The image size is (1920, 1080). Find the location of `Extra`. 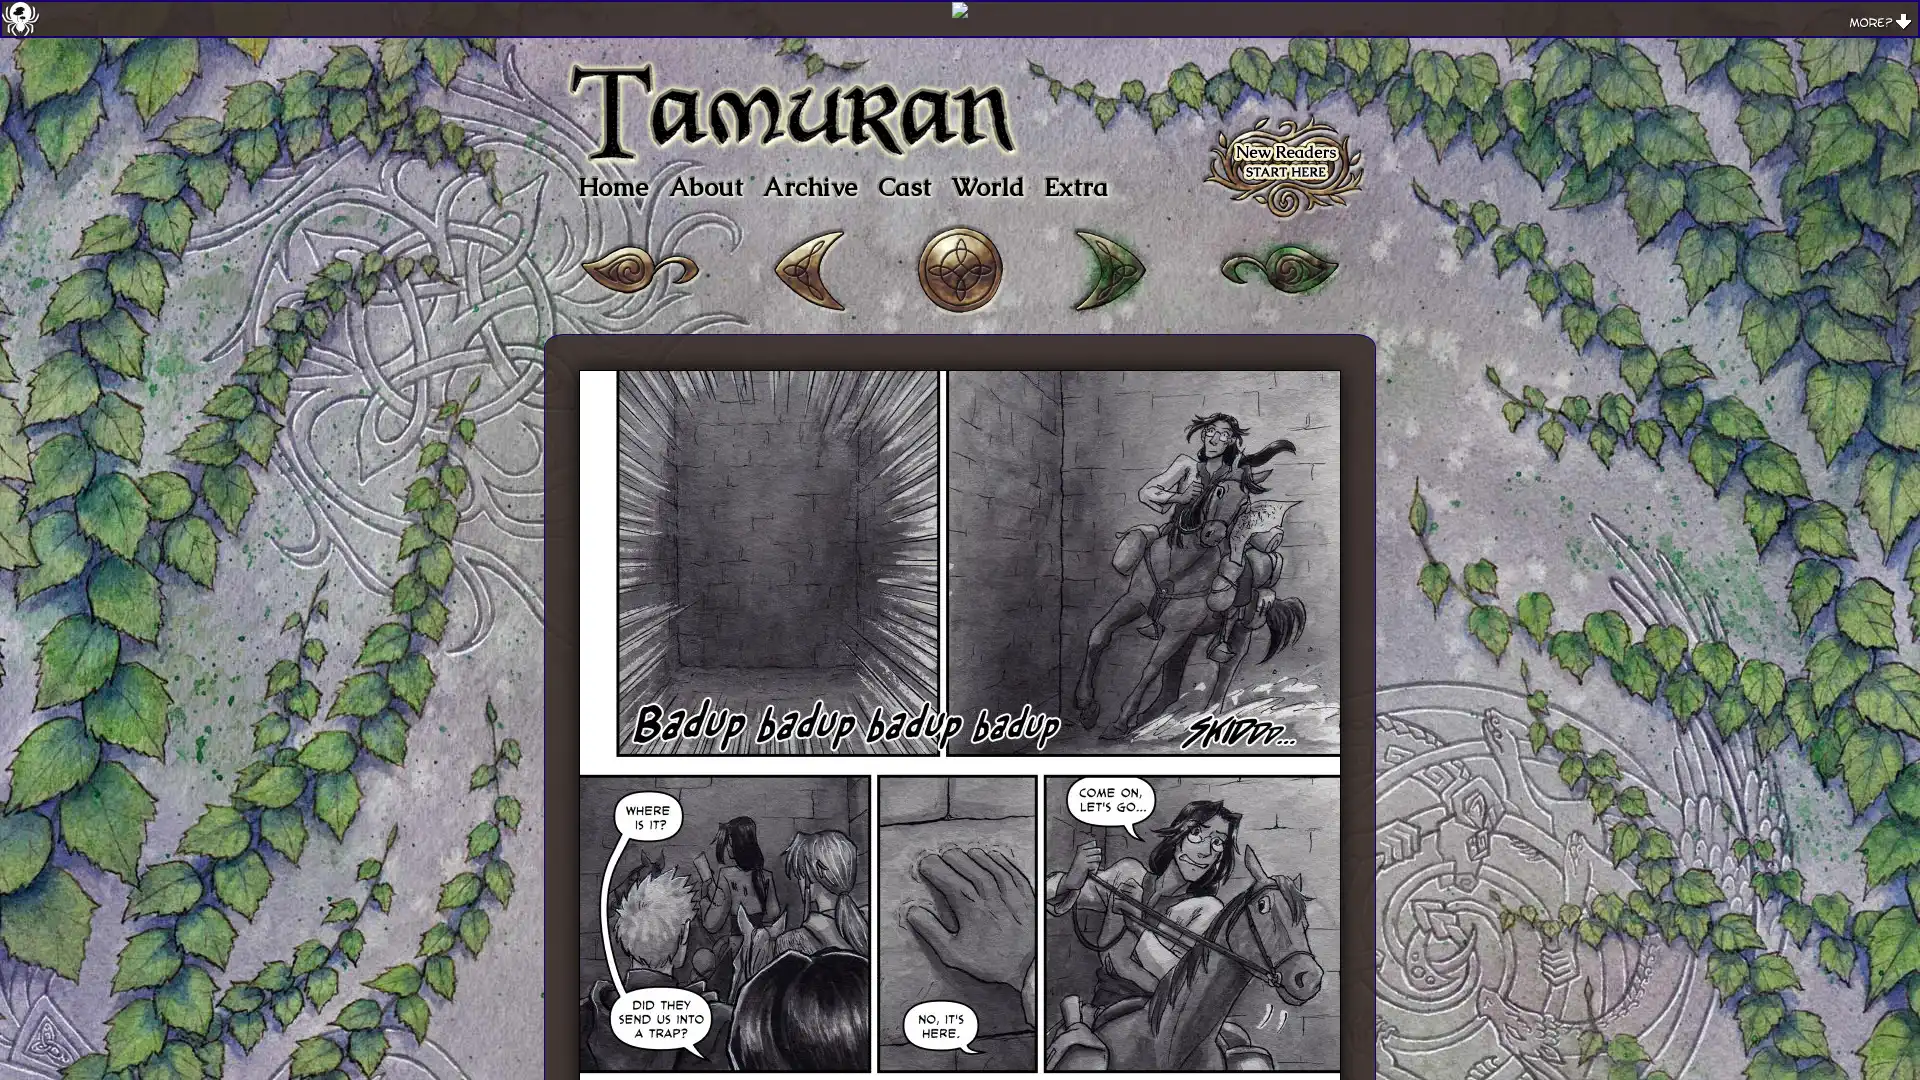

Extra is located at coordinates (1074, 188).